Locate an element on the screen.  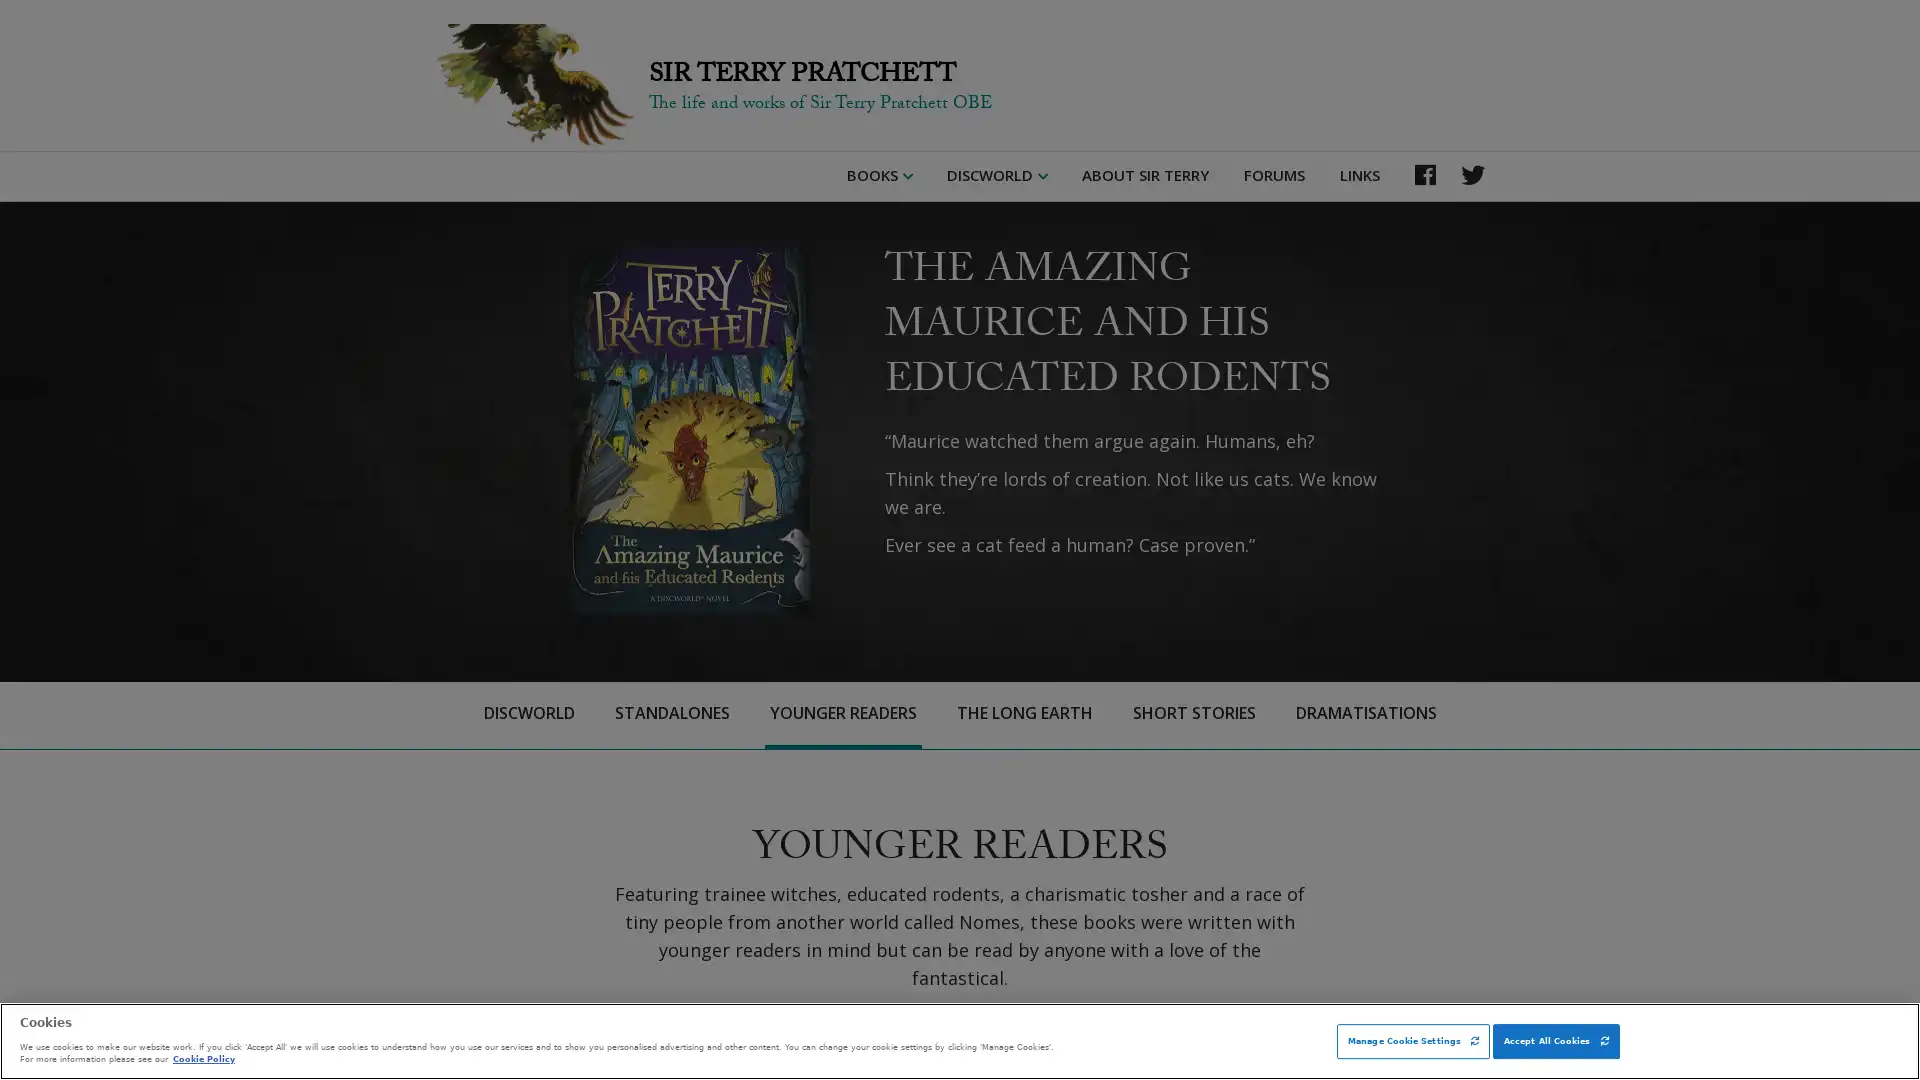
Manage Cookie Settings is located at coordinates (1412, 1040).